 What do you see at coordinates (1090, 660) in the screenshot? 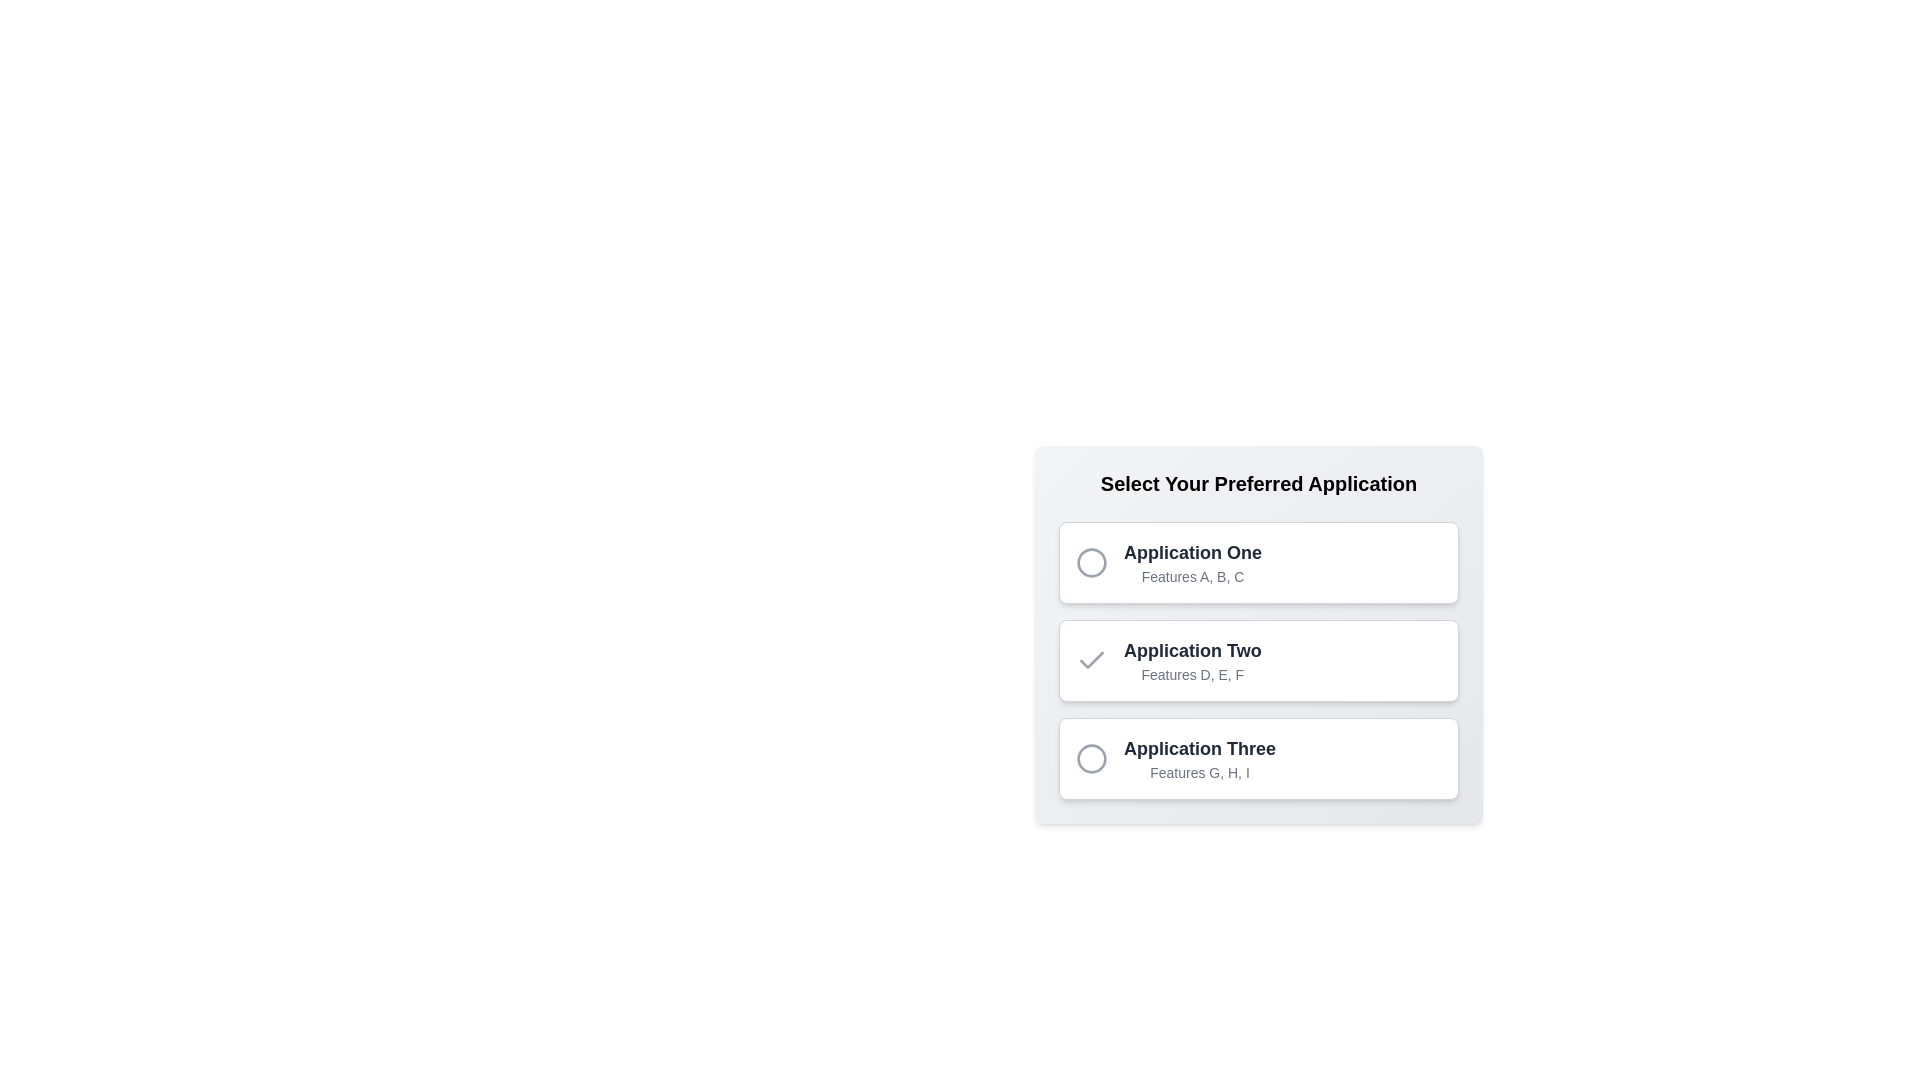
I see `the checkmark icon styled in a gray outline, located to the left of the text 'Application Two' in the selection interface` at bounding box center [1090, 660].